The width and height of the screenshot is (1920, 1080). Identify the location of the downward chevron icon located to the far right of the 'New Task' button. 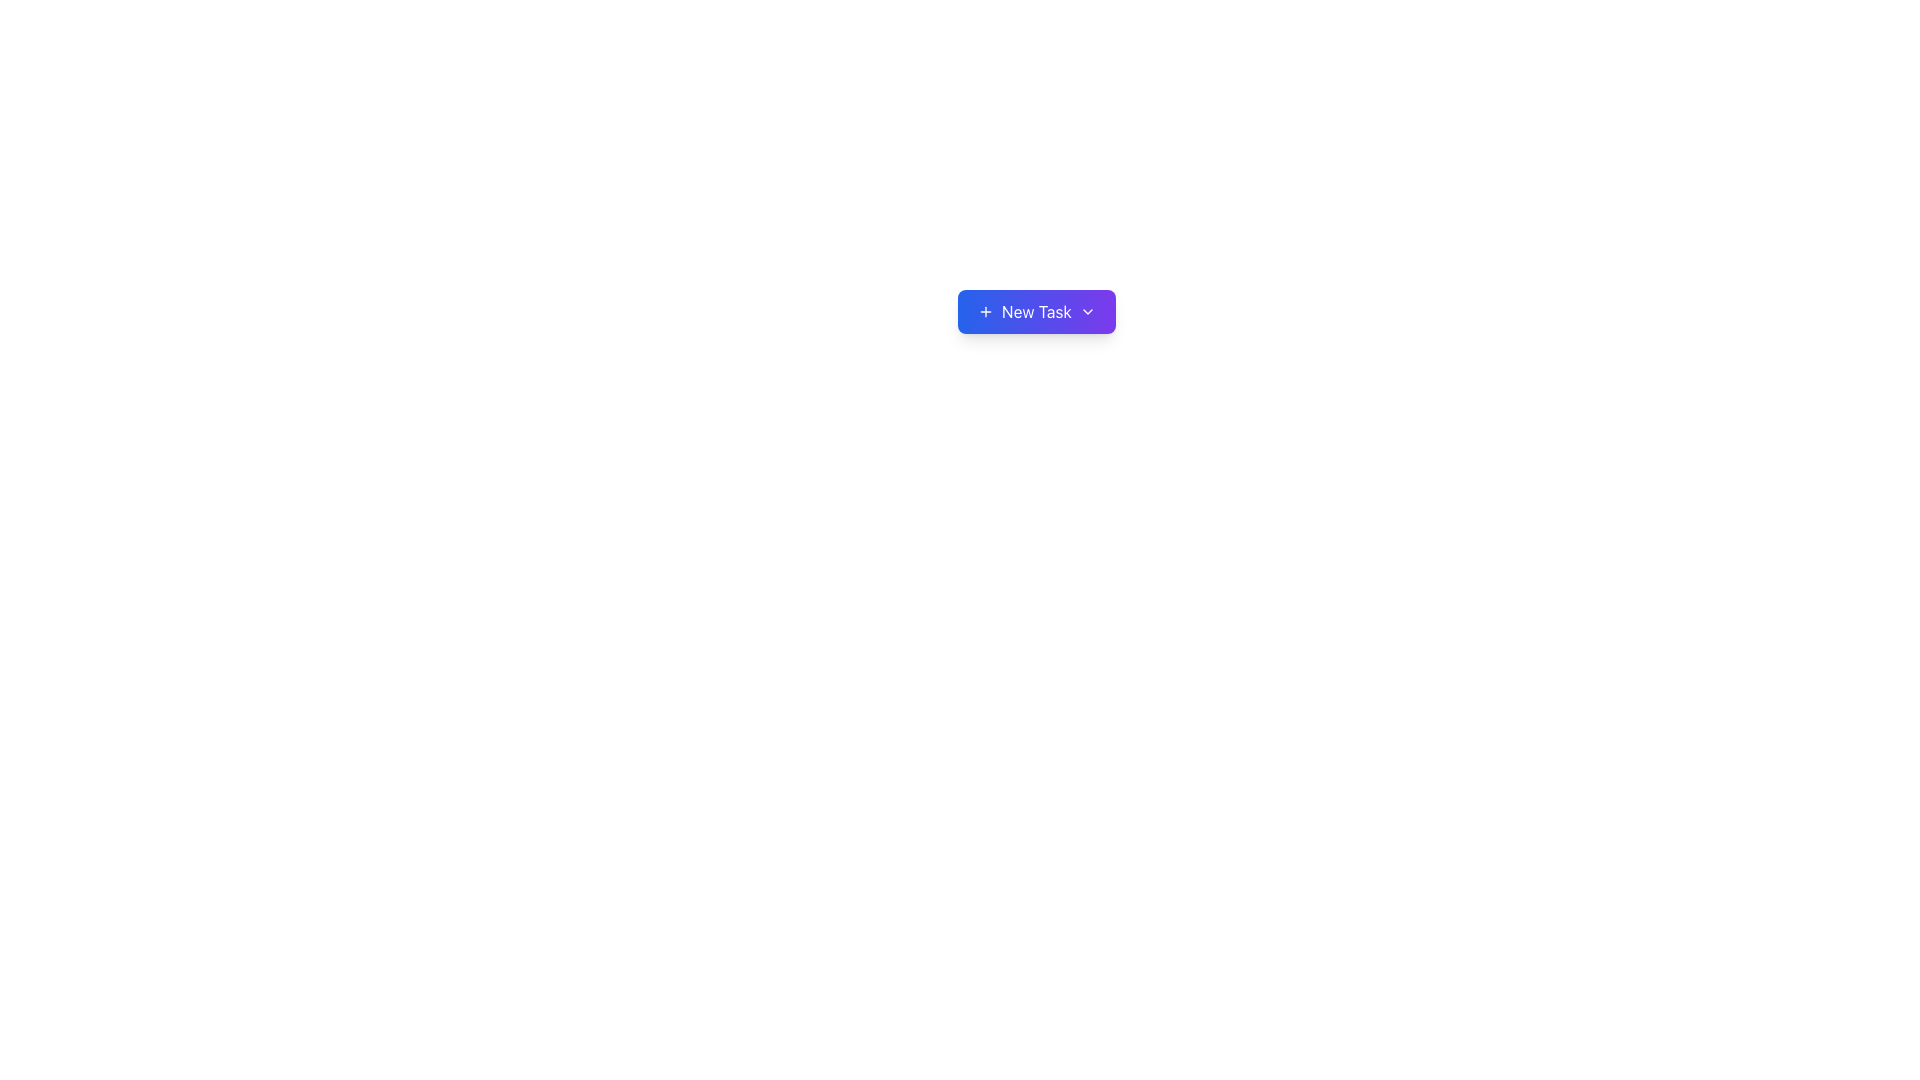
(1086, 312).